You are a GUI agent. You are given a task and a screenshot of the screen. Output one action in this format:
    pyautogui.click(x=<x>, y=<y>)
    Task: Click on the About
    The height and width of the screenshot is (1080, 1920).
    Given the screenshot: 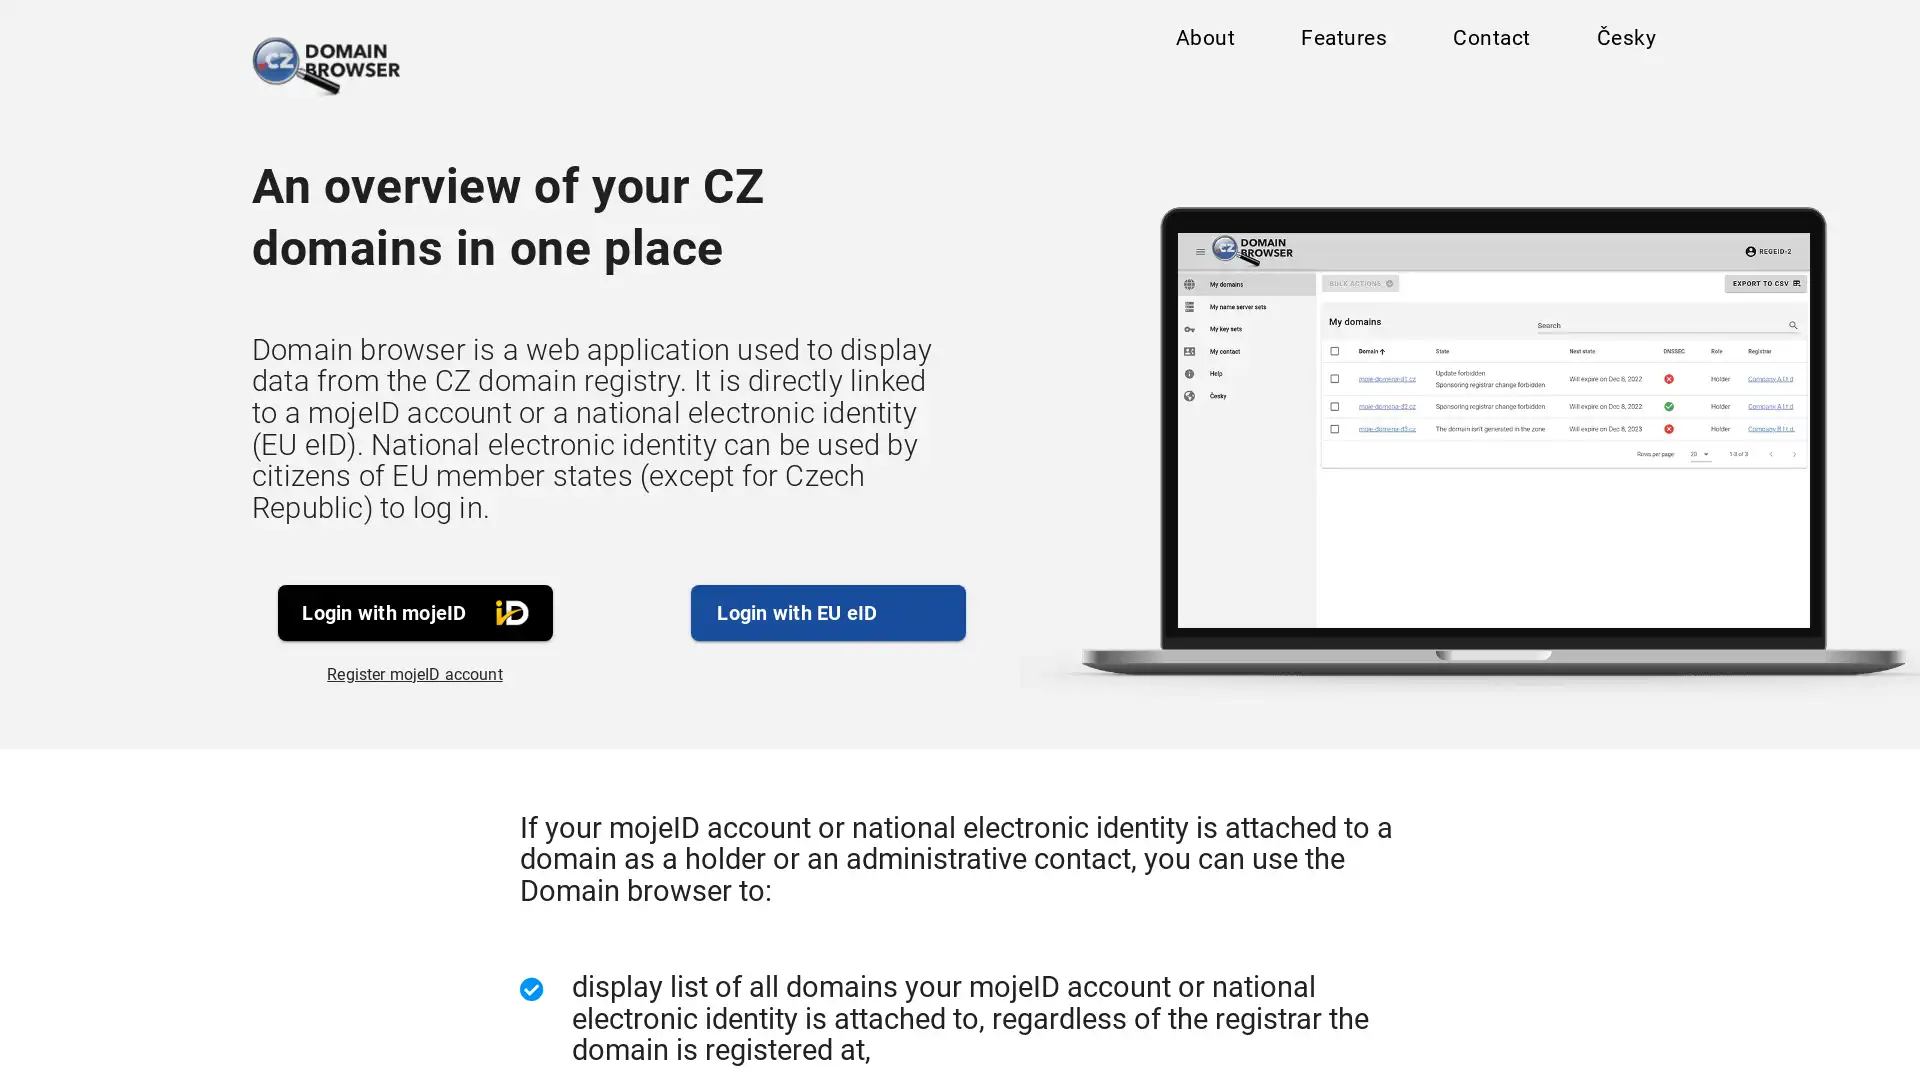 What is the action you would take?
    pyautogui.click(x=1203, y=42)
    